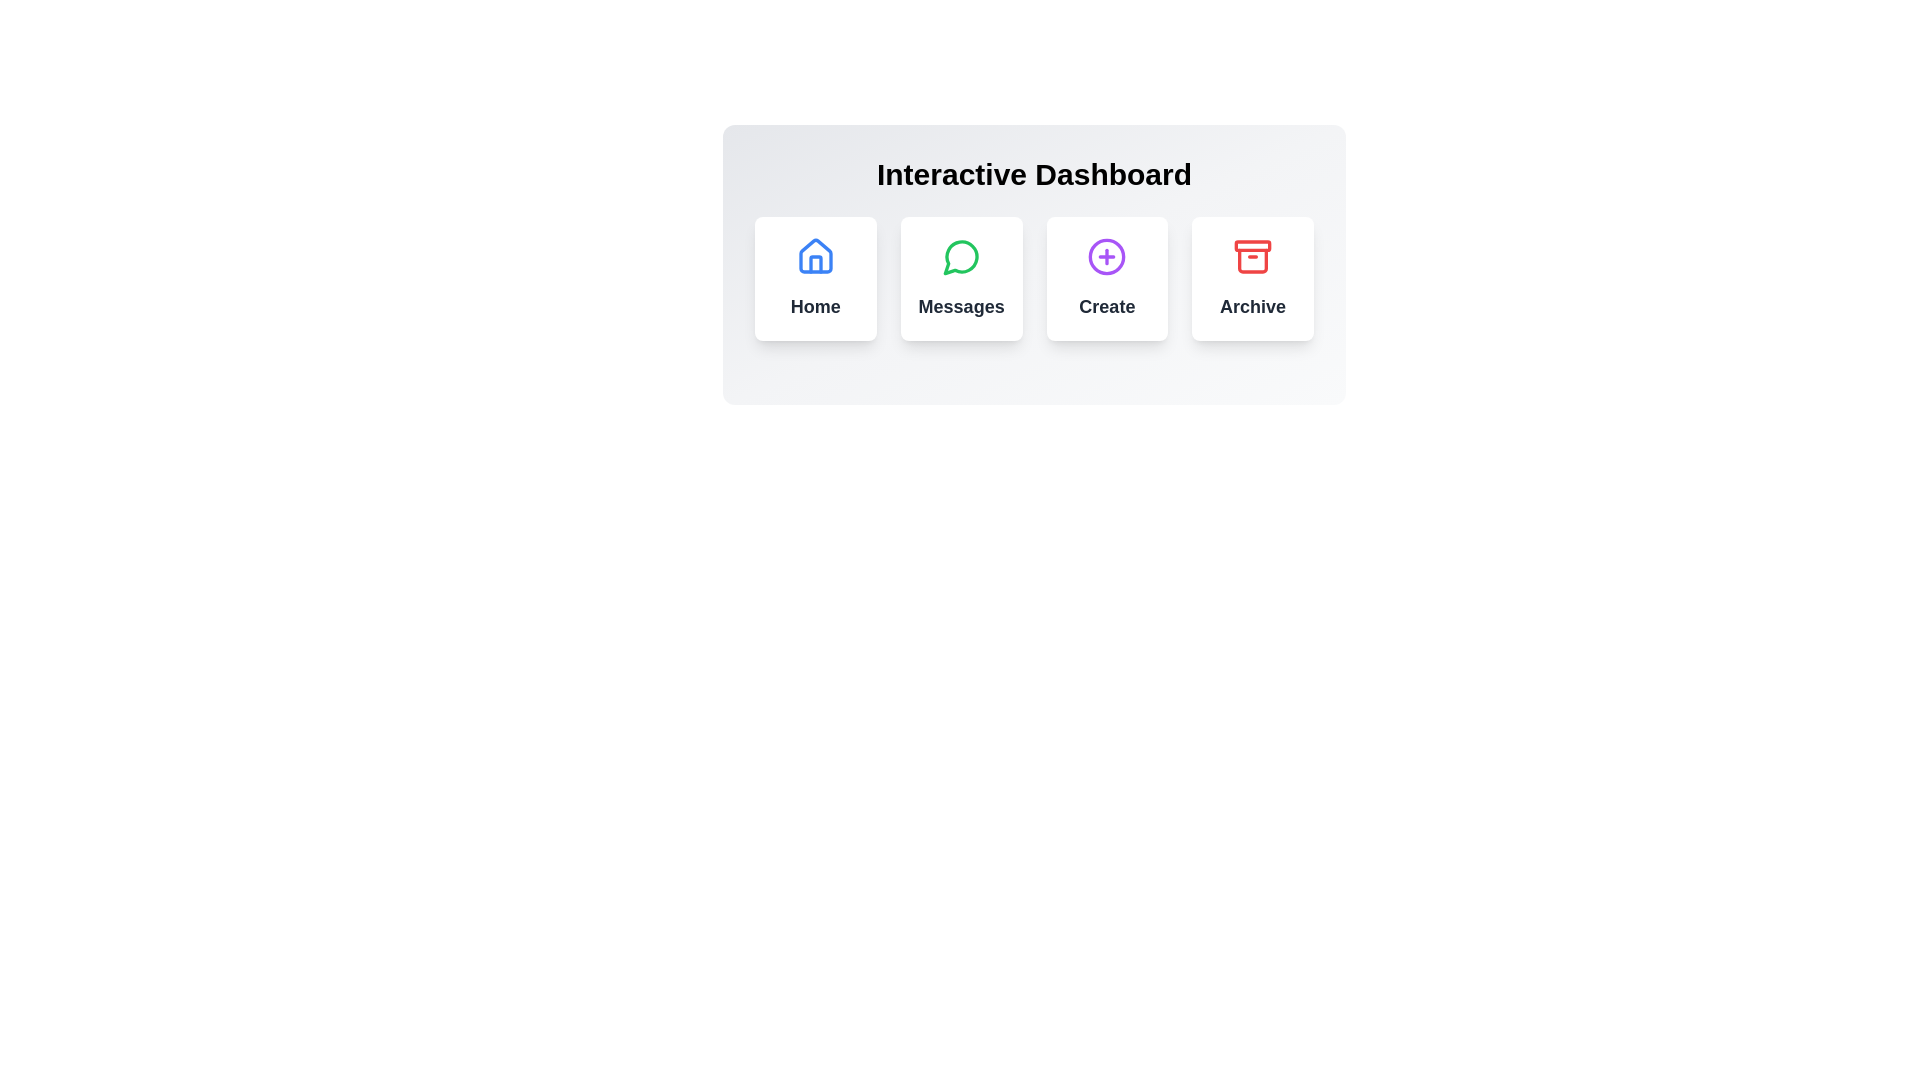 The width and height of the screenshot is (1920, 1080). I want to click on the 'Home' icon located in the first card item on the left of the dashboard, under the label 'Home', to interpret information, so click(815, 255).